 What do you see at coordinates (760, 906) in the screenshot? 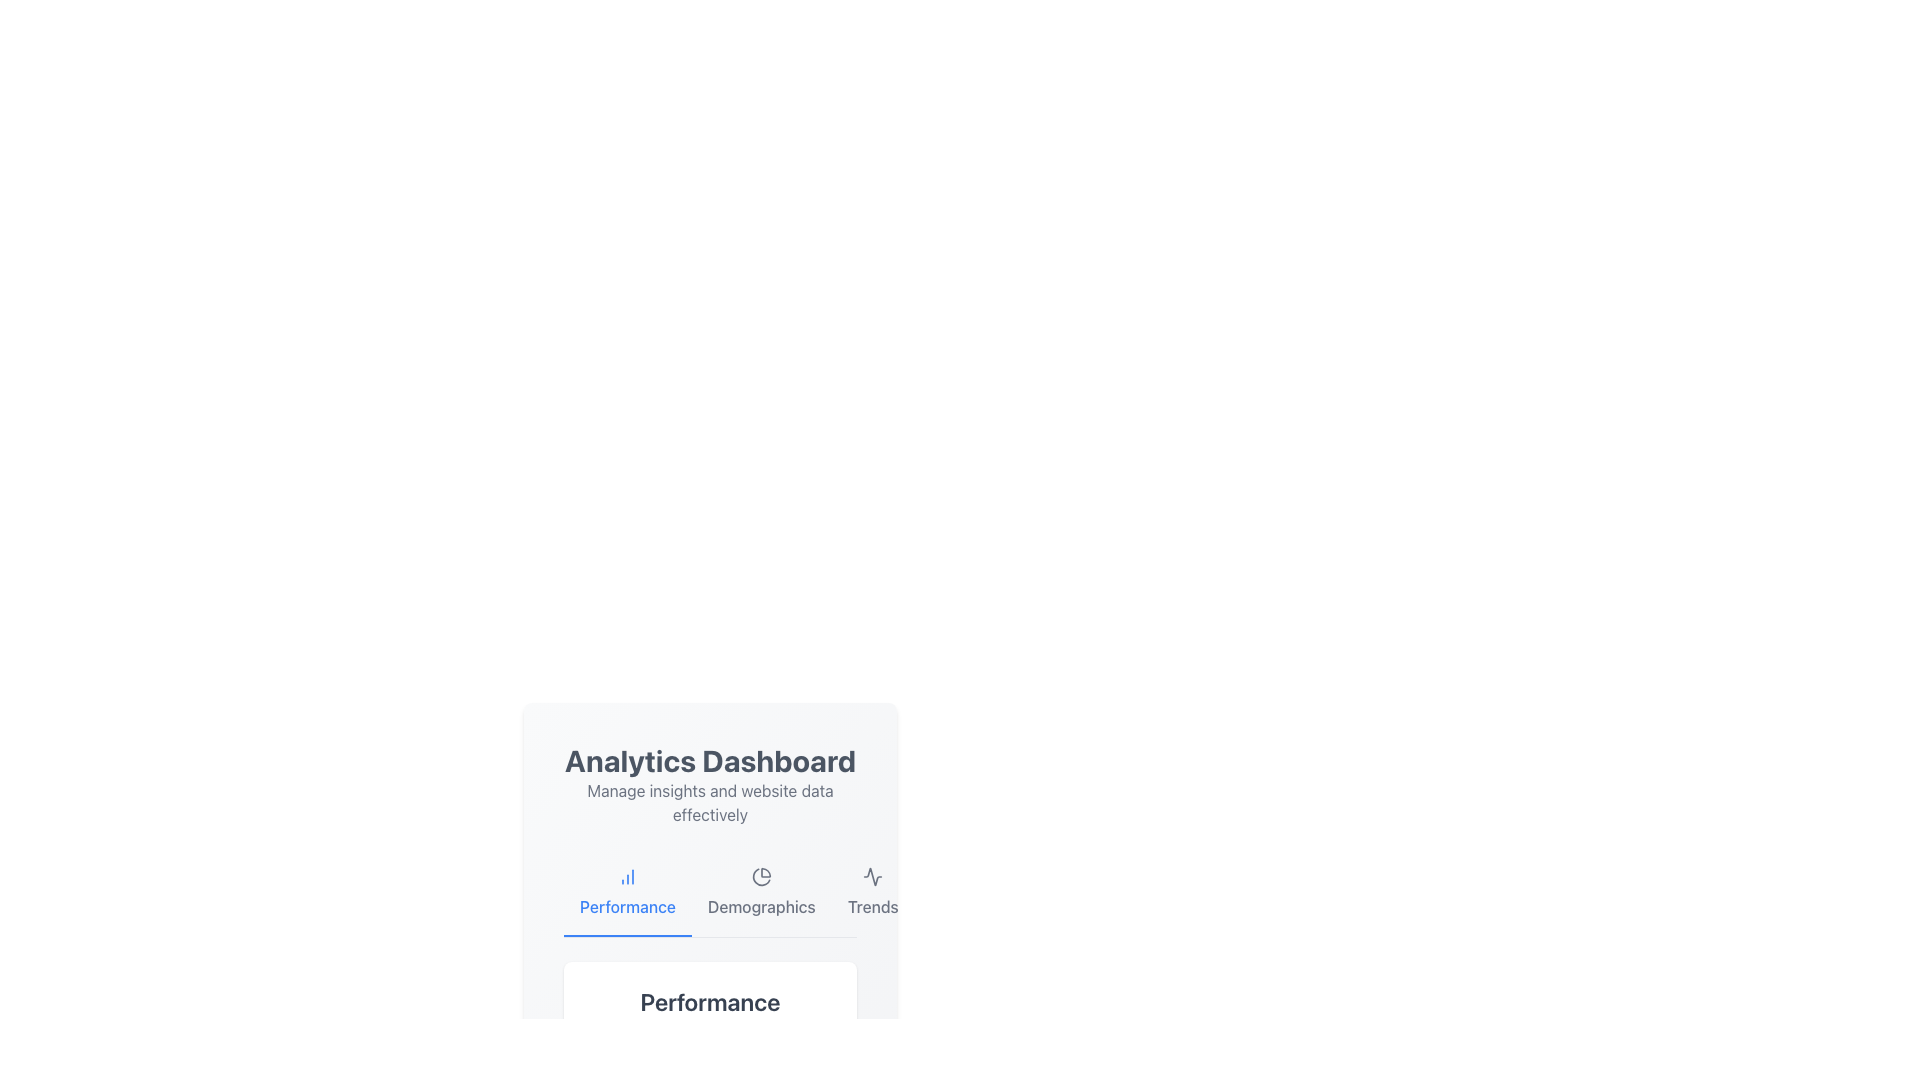
I see `the text label that reads 'Demographics'` at bounding box center [760, 906].